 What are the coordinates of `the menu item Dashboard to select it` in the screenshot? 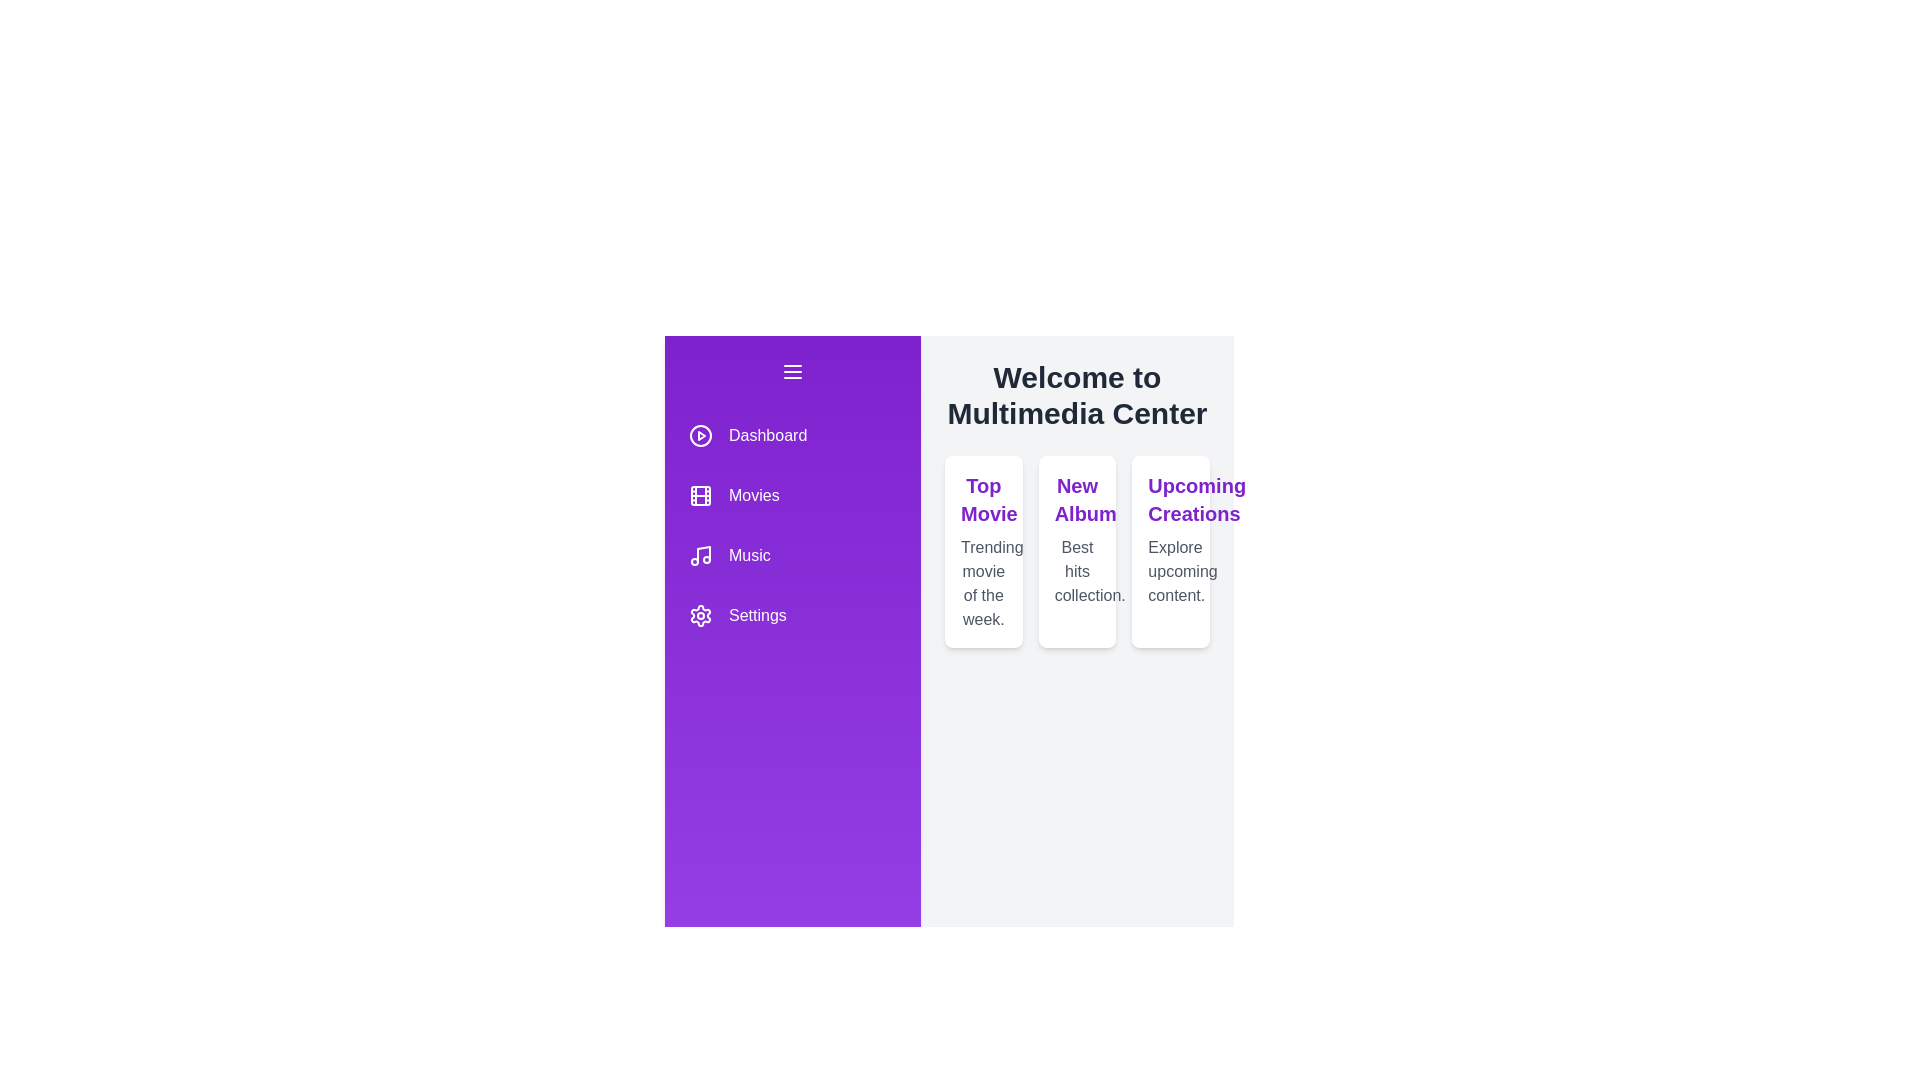 It's located at (791, 434).